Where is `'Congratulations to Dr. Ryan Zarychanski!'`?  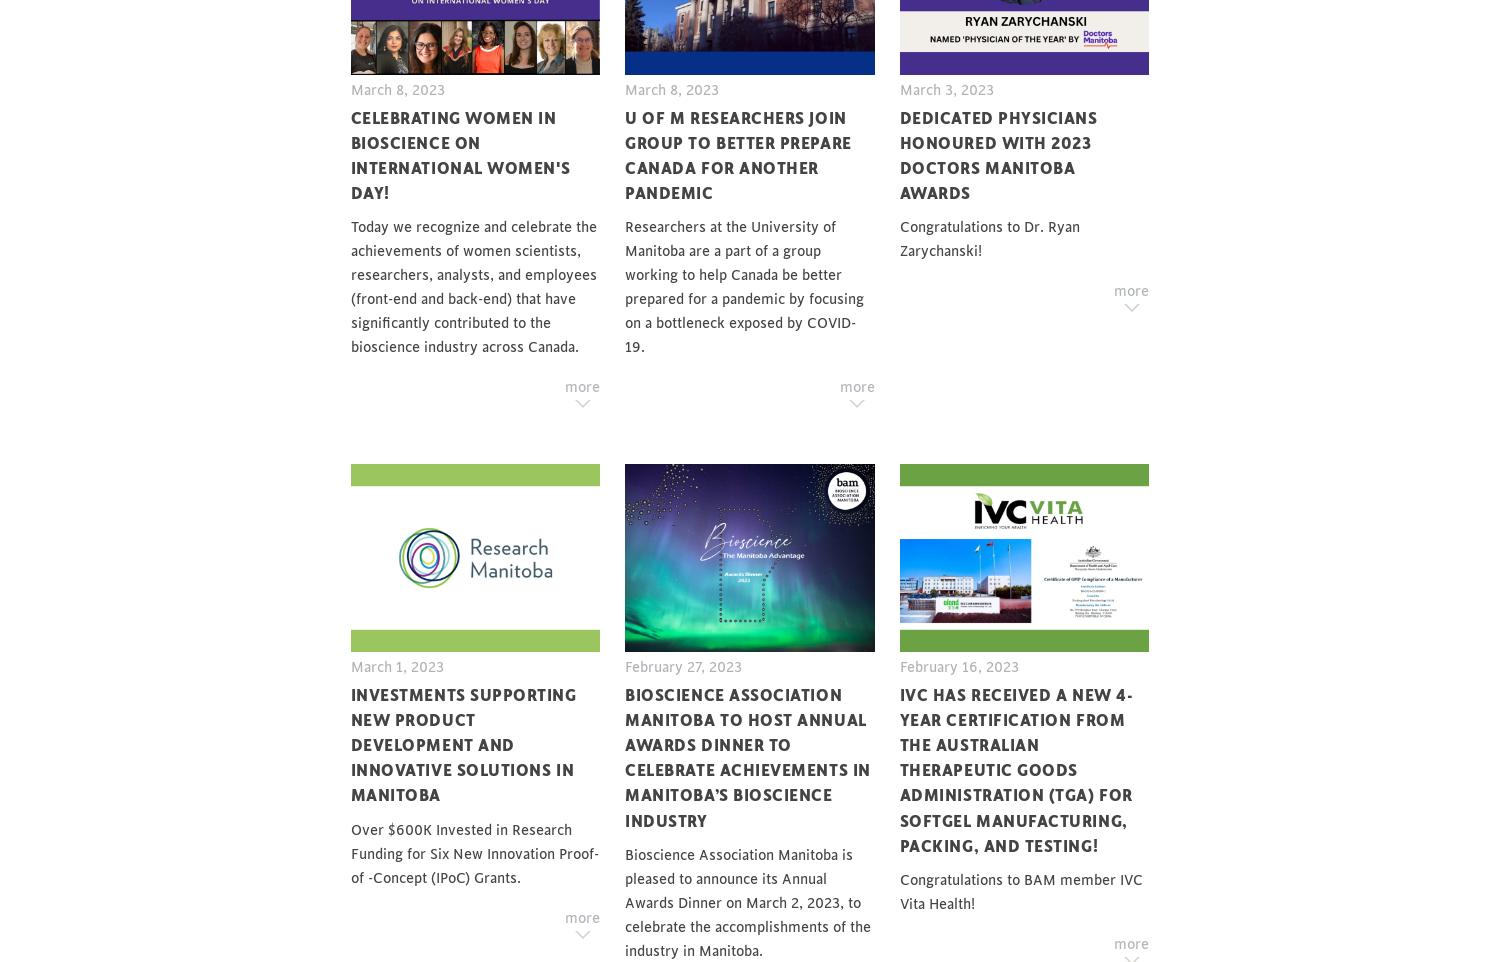 'Congratulations to Dr. Ryan Zarychanski!' is located at coordinates (898, 239).